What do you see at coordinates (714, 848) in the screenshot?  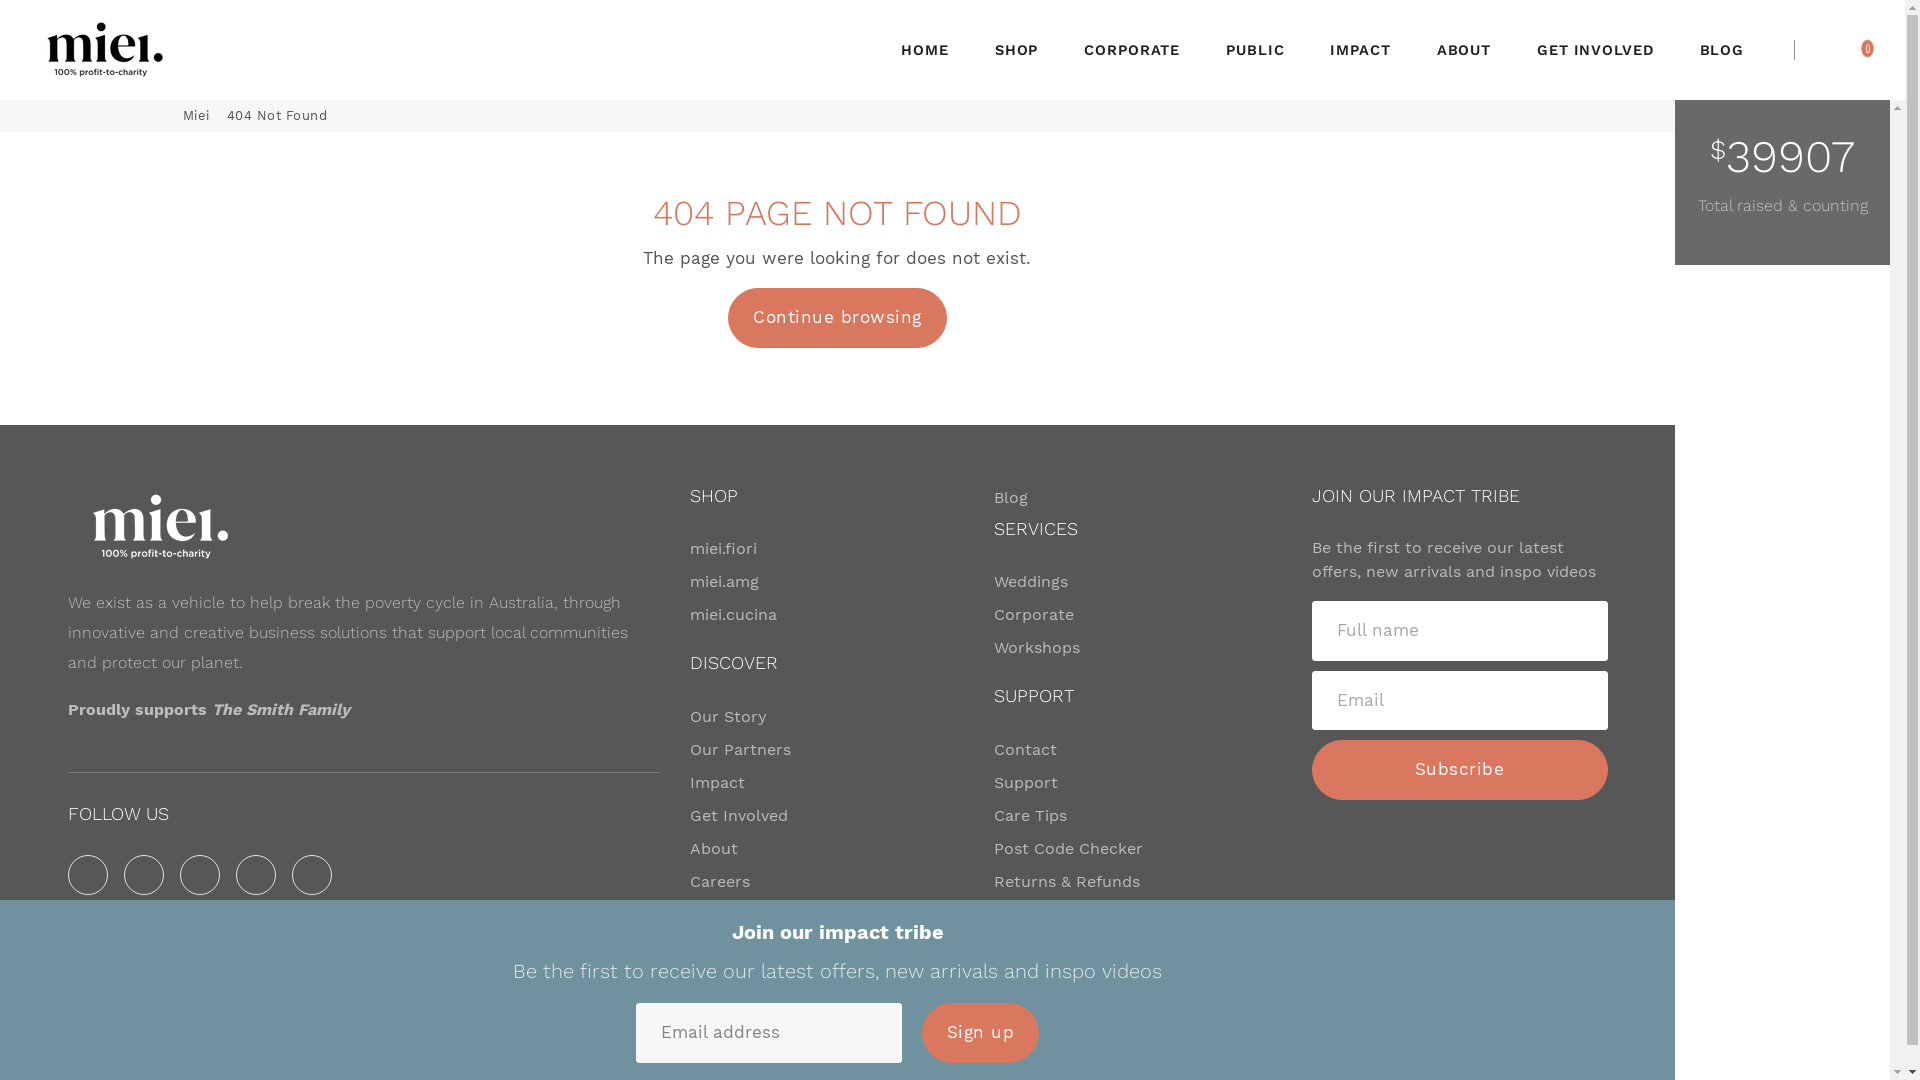 I see `'About'` at bounding box center [714, 848].